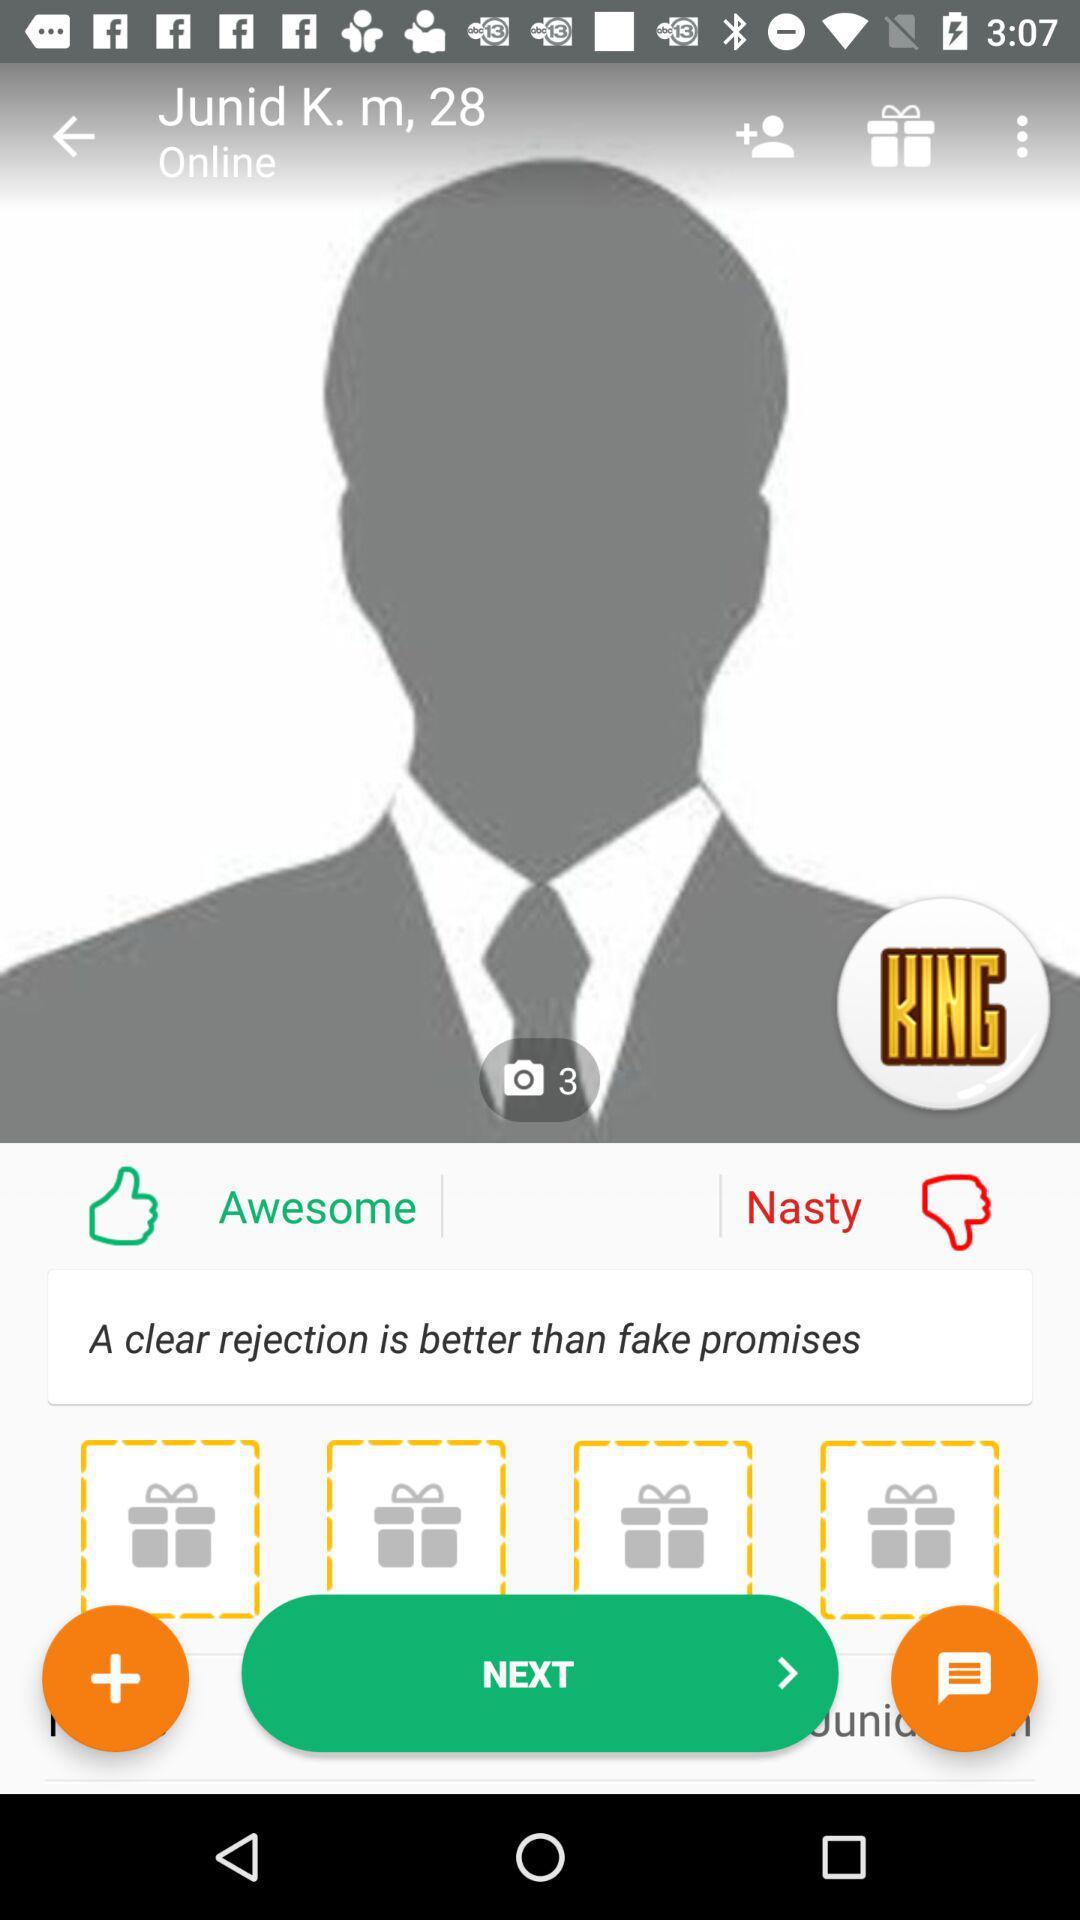  What do you see at coordinates (415, 1528) in the screenshot?
I see `gift coupon` at bounding box center [415, 1528].